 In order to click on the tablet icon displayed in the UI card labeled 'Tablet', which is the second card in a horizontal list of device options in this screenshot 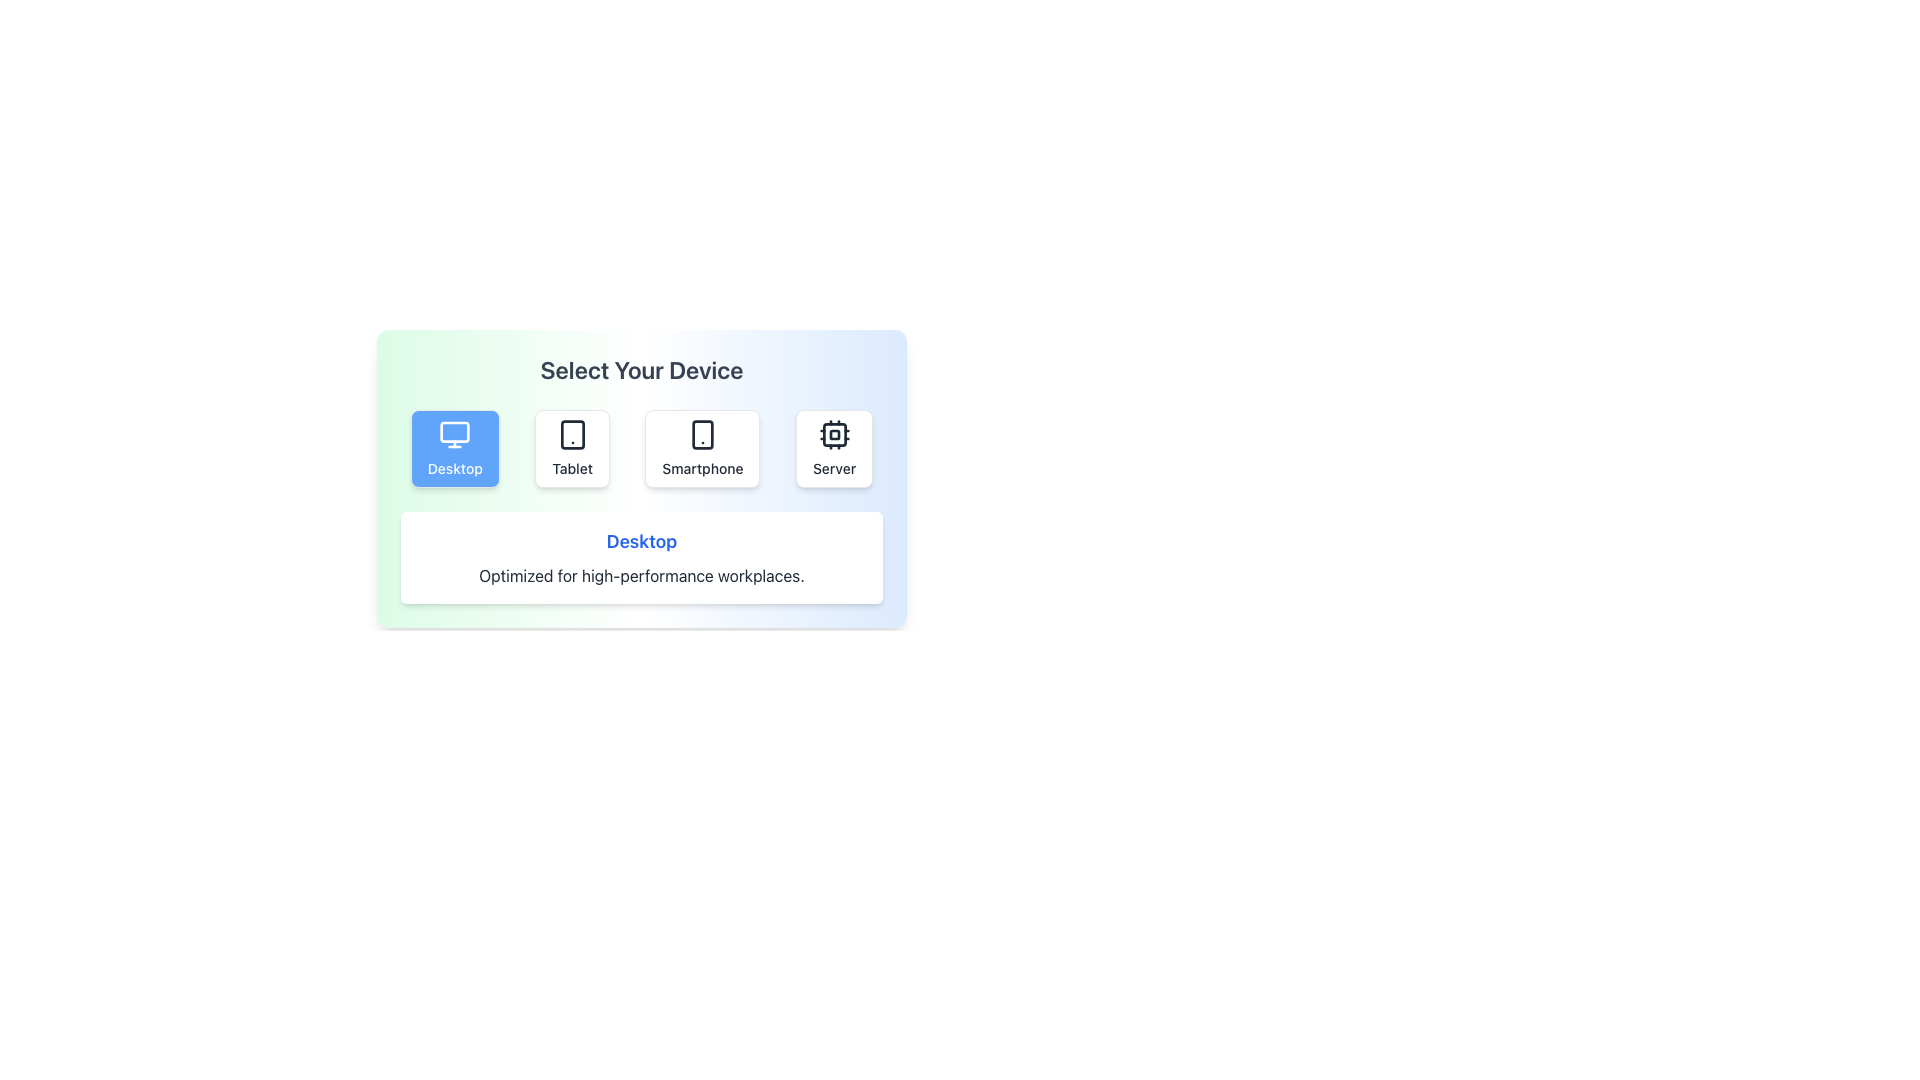, I will do `click(571, 434)`.